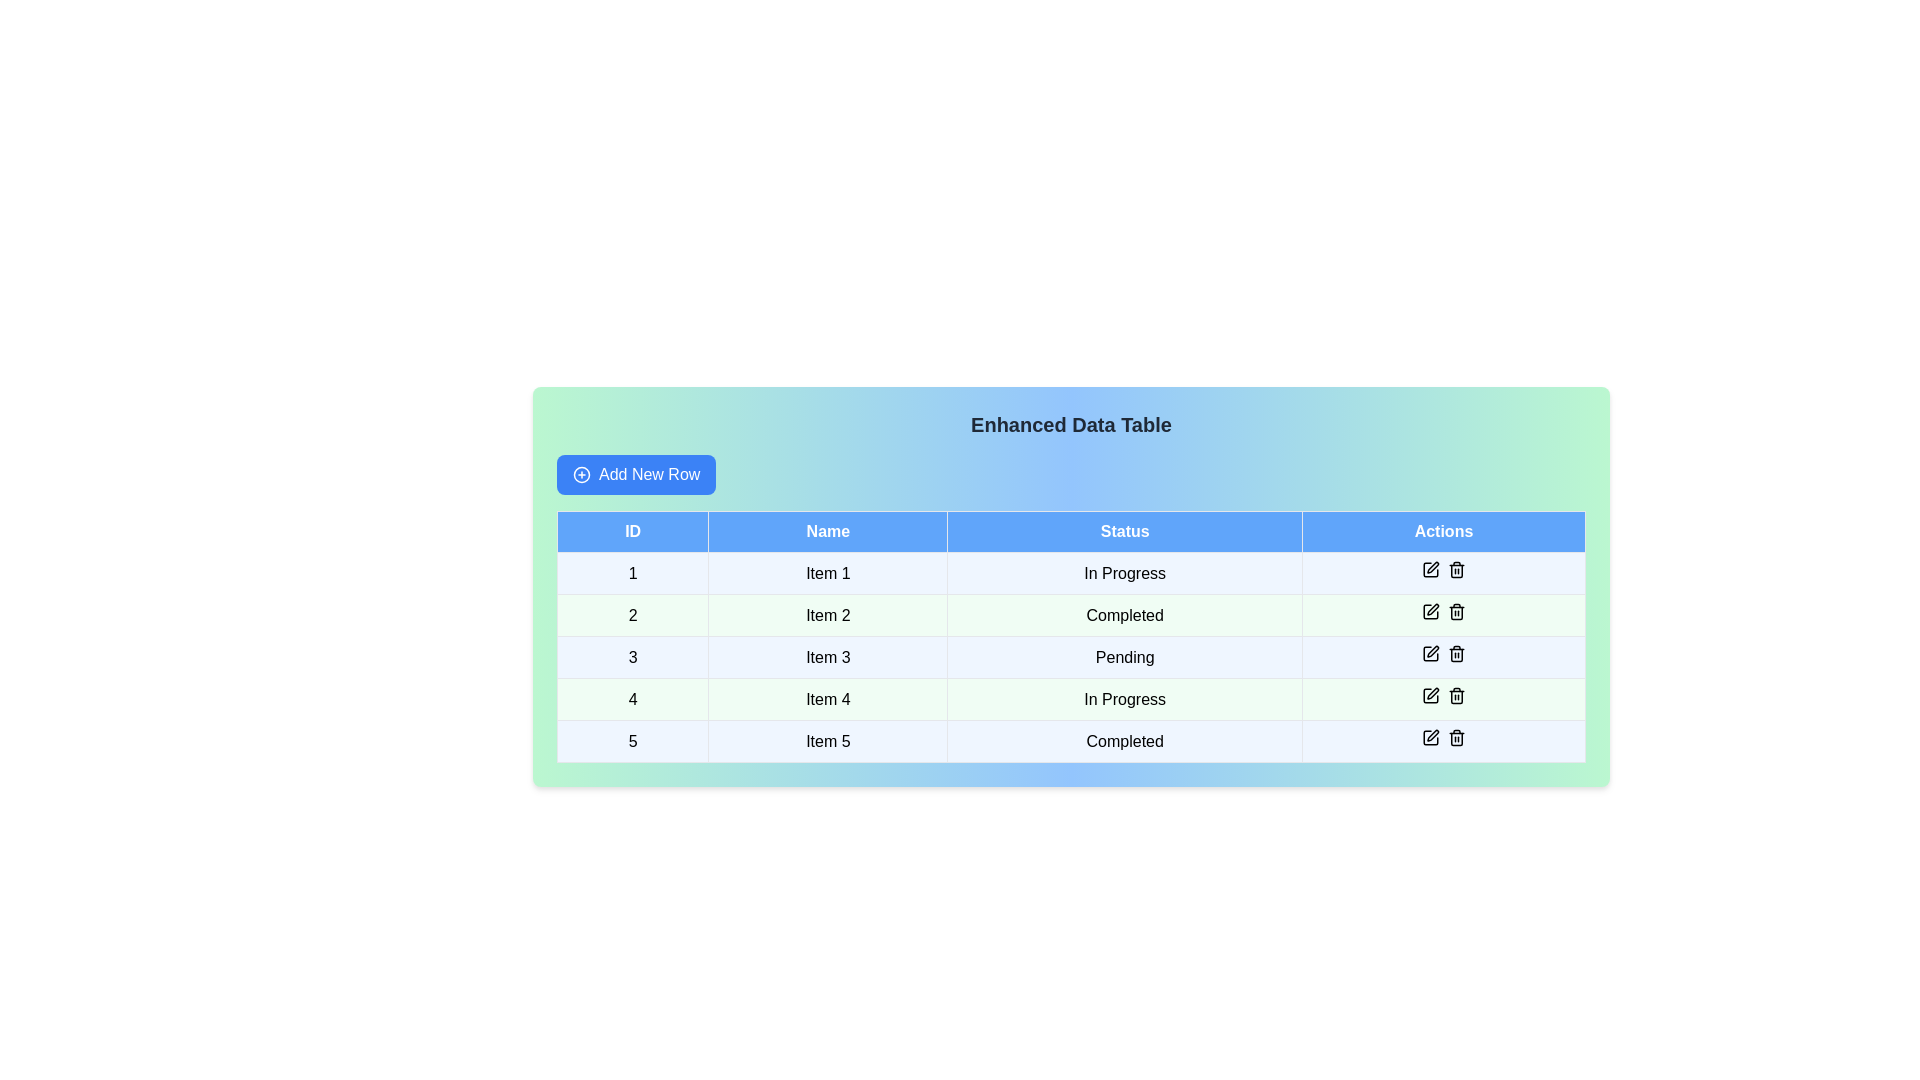  Describe the element at coordinates (1125, 657) in the screenshot. I see `the static 'Pending' status text label located in the 'Status' column of the data table for 'Item 3'` at that location.